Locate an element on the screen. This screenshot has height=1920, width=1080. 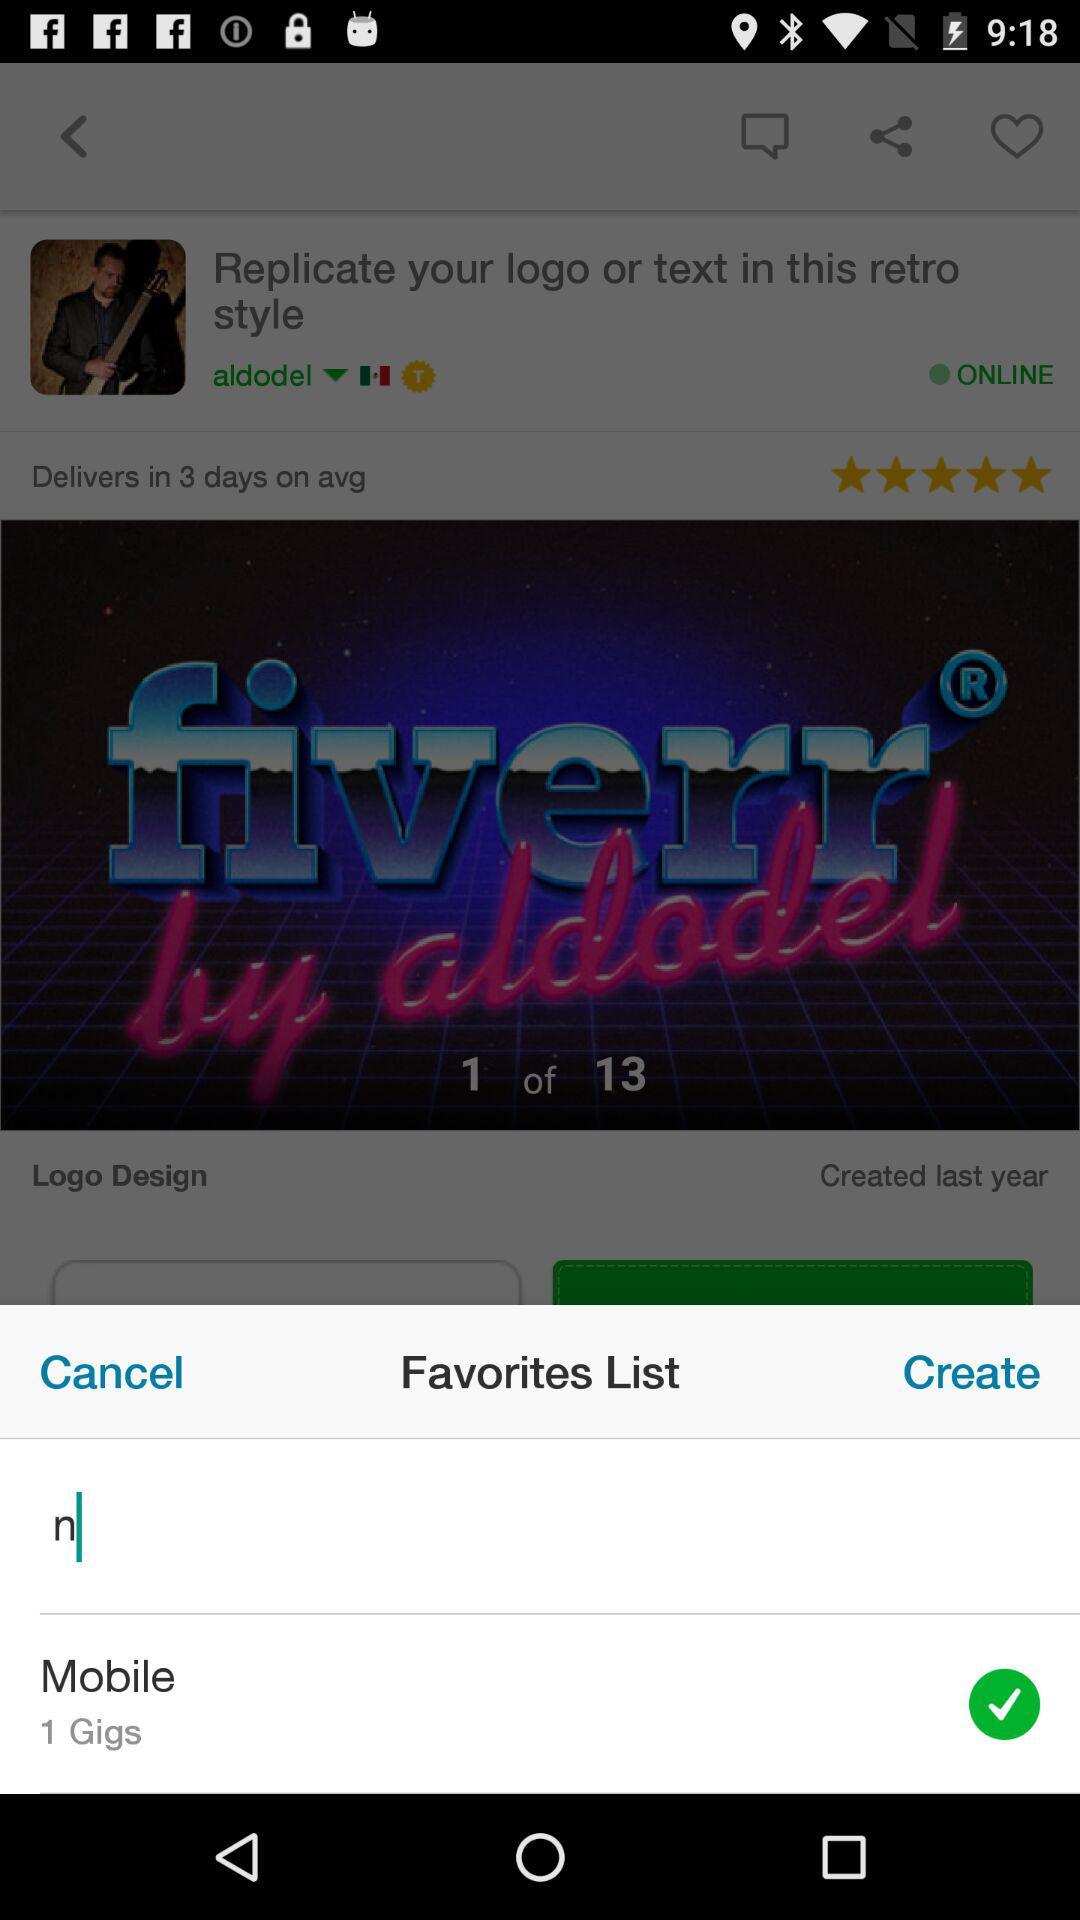
cancel is located at coordinates (111, 1370).